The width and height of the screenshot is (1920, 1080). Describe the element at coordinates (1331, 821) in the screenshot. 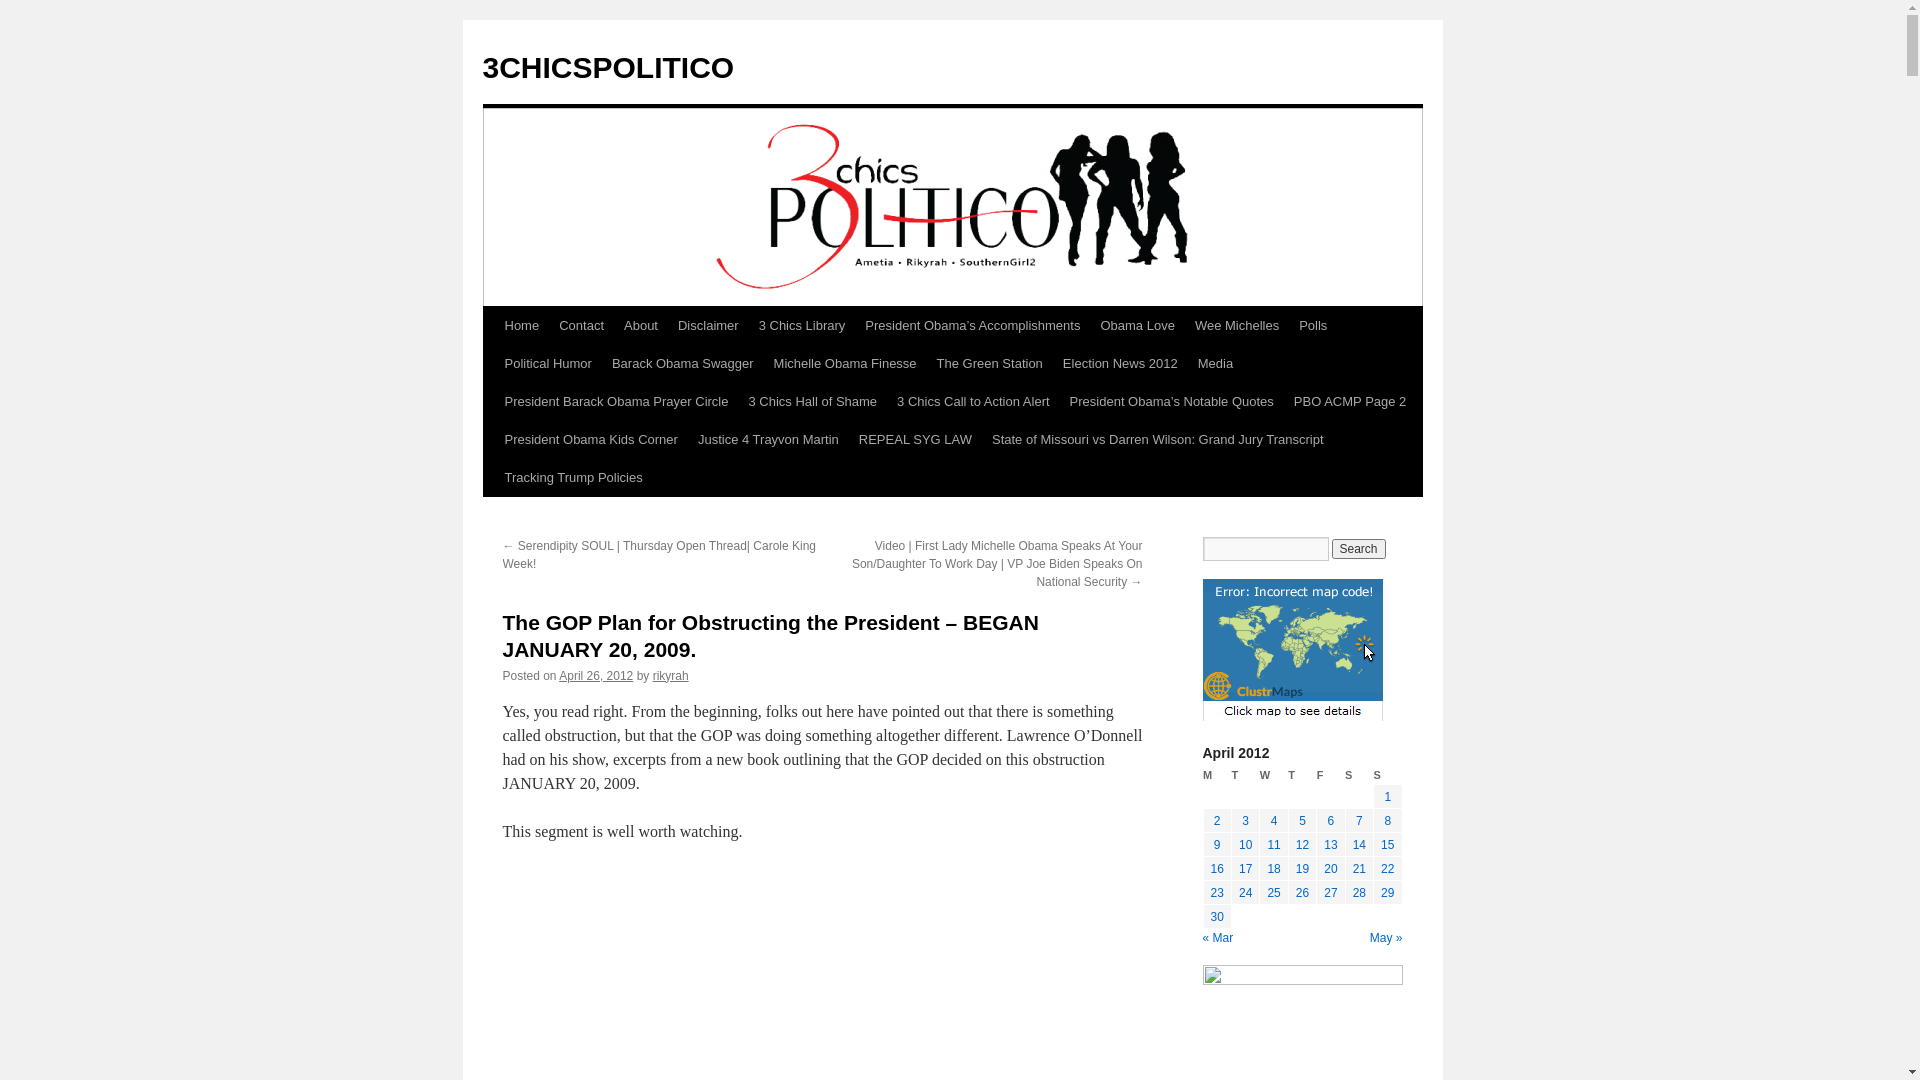

I see `'6'` at that location.